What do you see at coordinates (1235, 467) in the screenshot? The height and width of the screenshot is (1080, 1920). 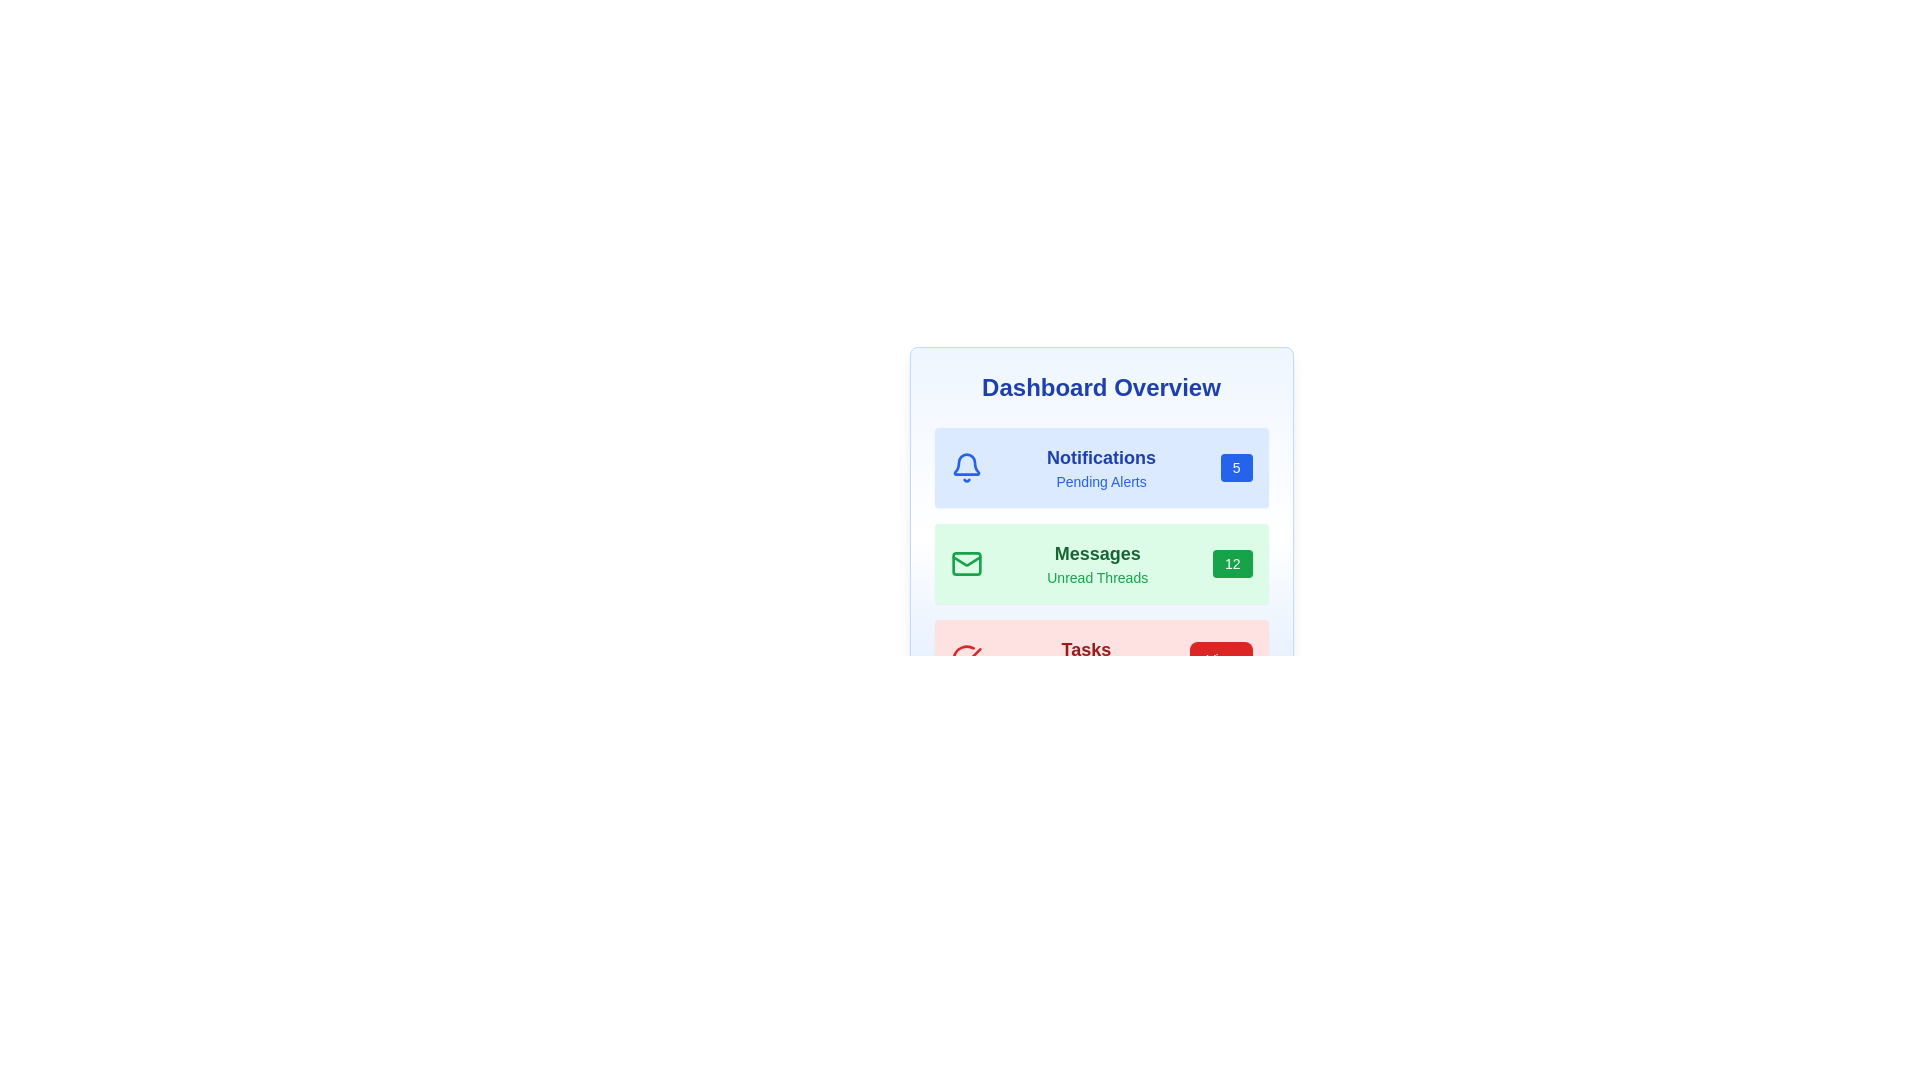 I see `the blue circular badge with a white numeral '5' in the Notifications section of the dashboard layout` at bounding box center [1235, 467].